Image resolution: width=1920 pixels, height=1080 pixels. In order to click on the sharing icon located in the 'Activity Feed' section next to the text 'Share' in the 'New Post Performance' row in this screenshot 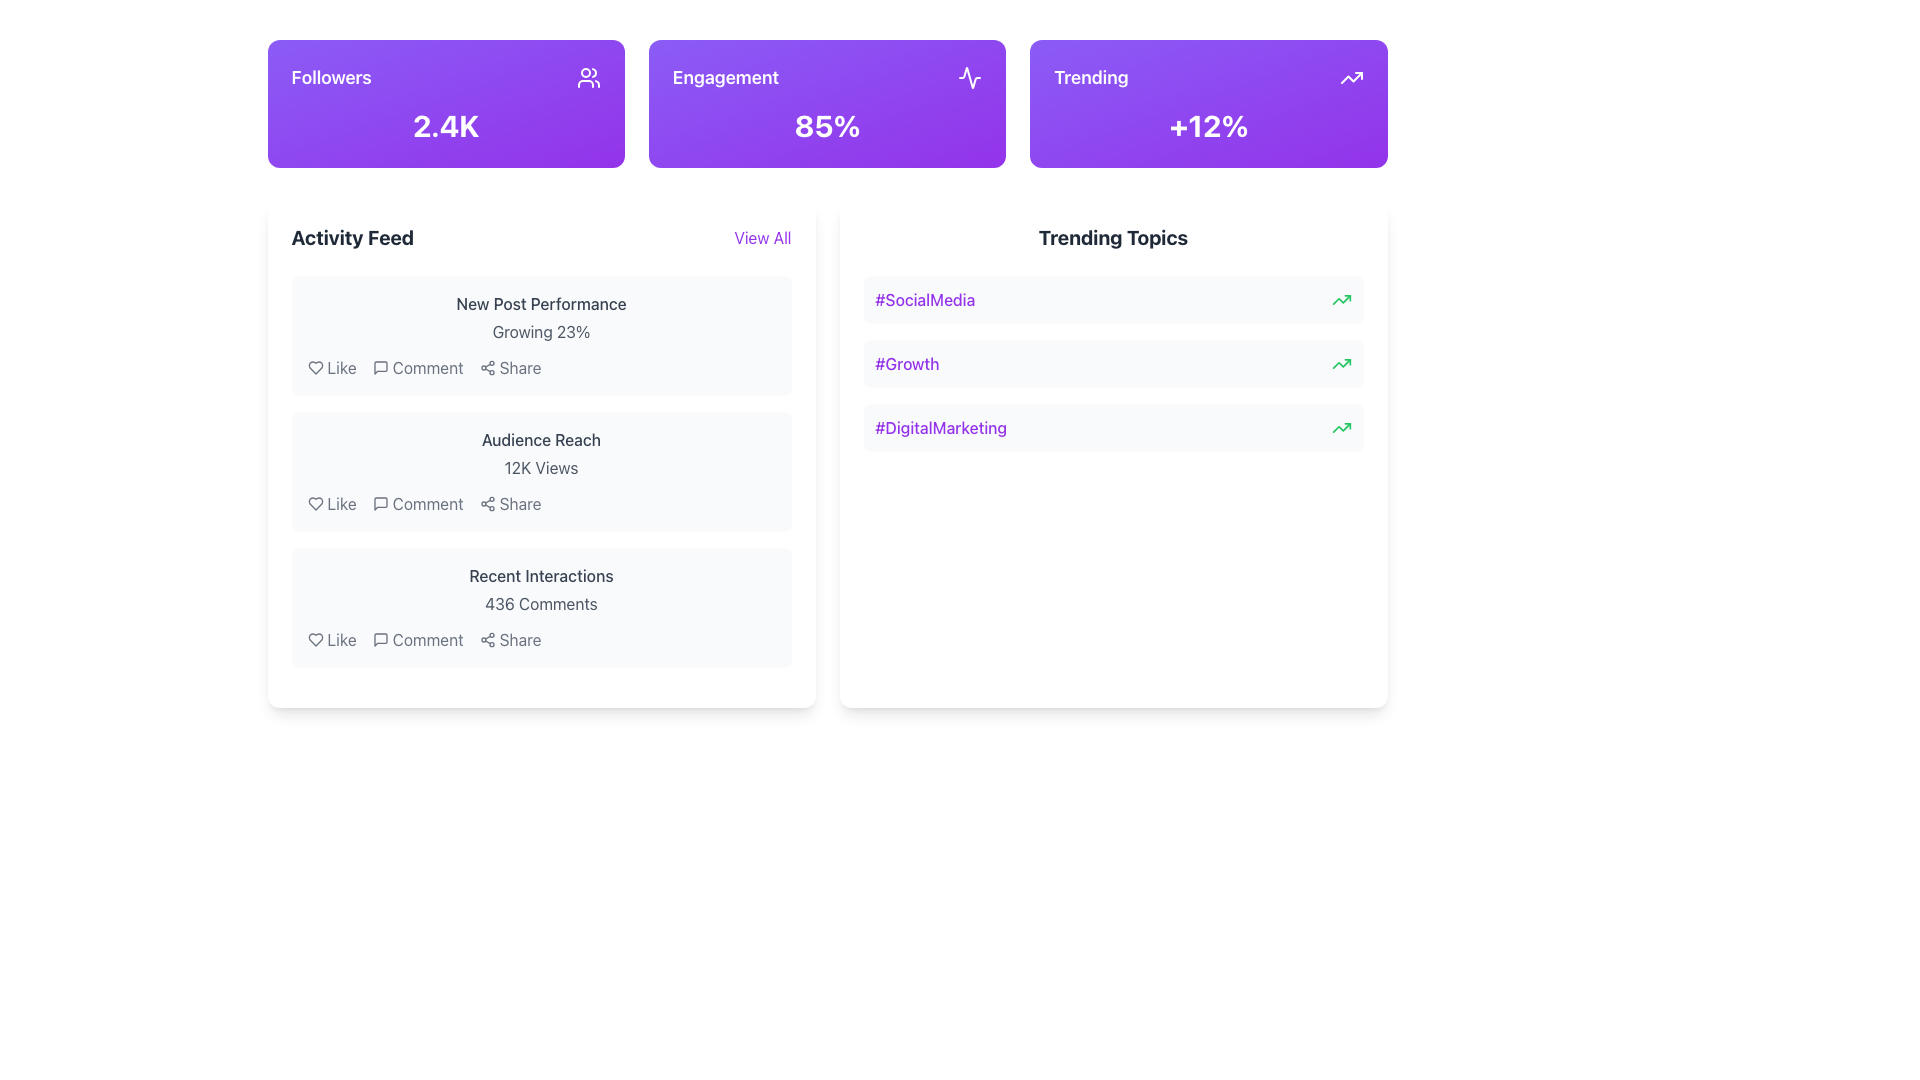, I will do `click(487, 367)`.